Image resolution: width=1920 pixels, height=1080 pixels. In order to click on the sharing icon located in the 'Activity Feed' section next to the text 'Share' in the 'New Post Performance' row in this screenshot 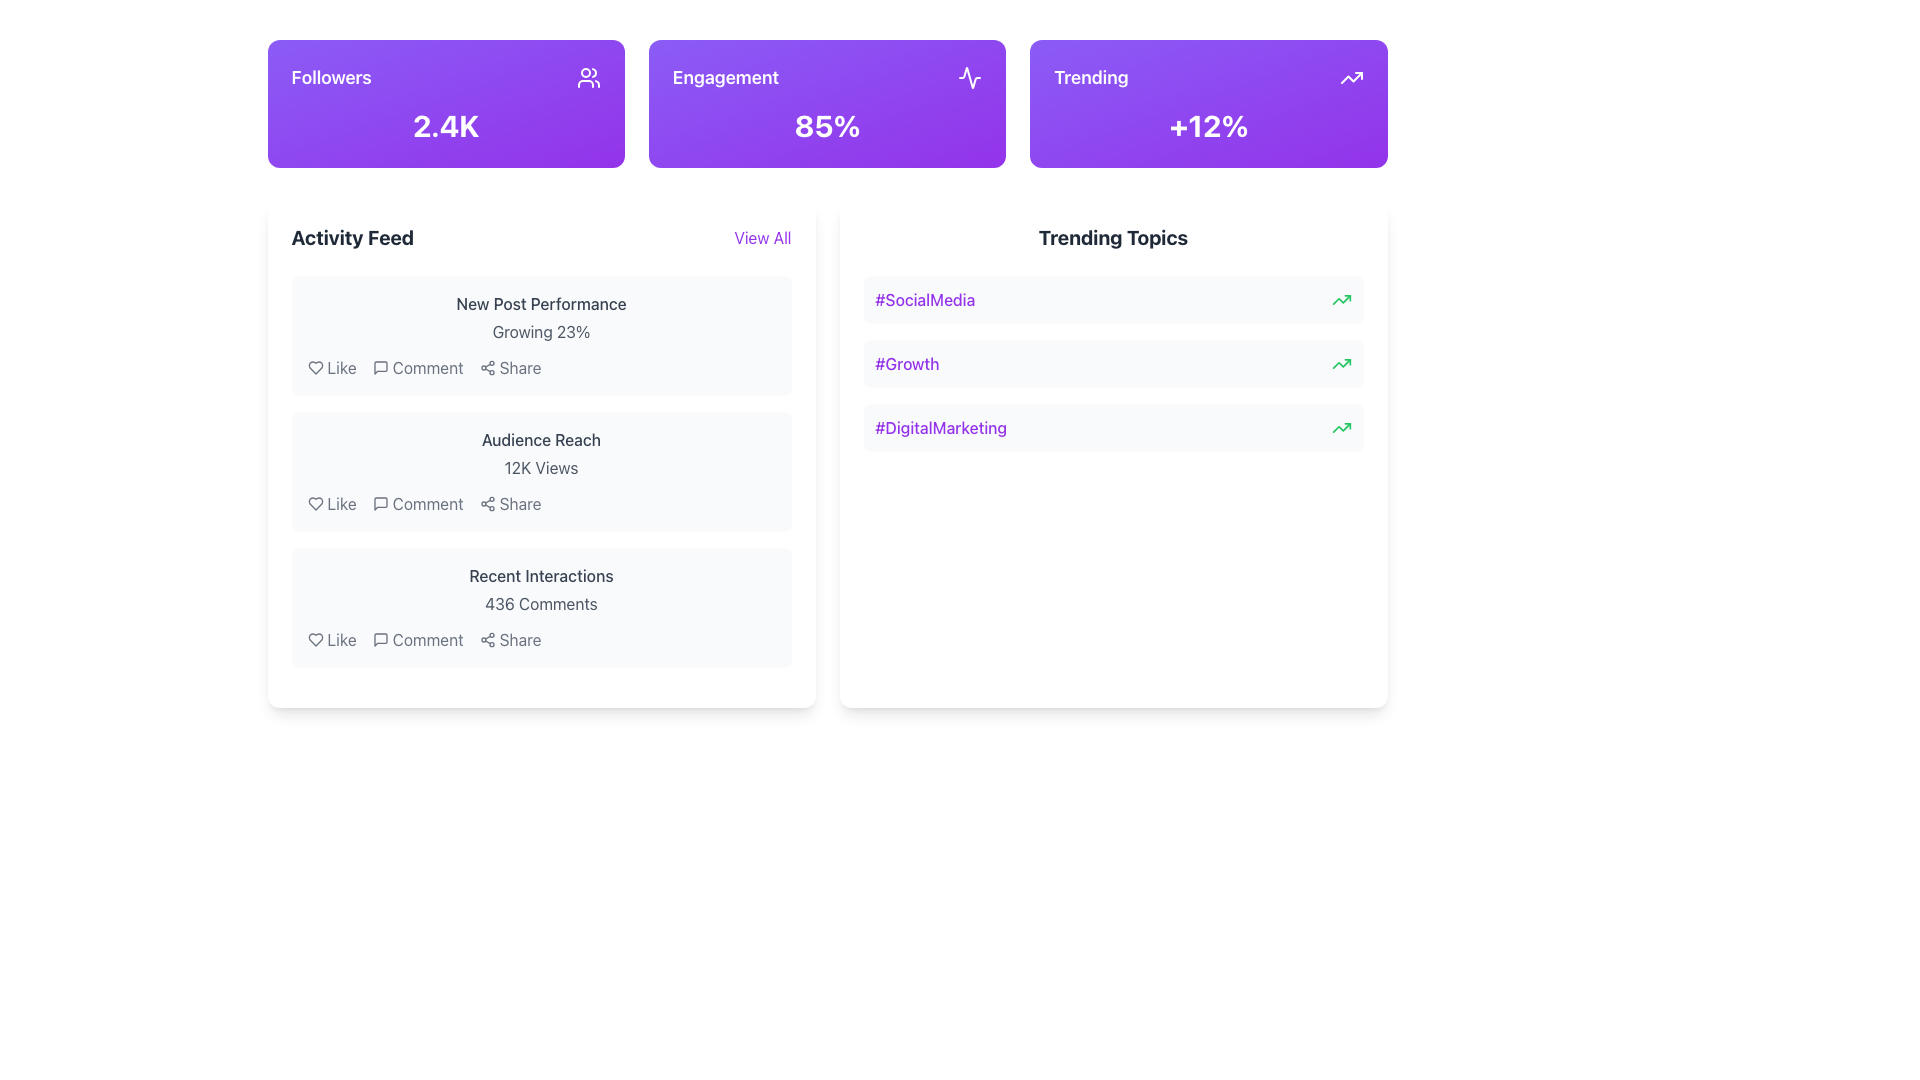, I will do `click(487, 367)`.